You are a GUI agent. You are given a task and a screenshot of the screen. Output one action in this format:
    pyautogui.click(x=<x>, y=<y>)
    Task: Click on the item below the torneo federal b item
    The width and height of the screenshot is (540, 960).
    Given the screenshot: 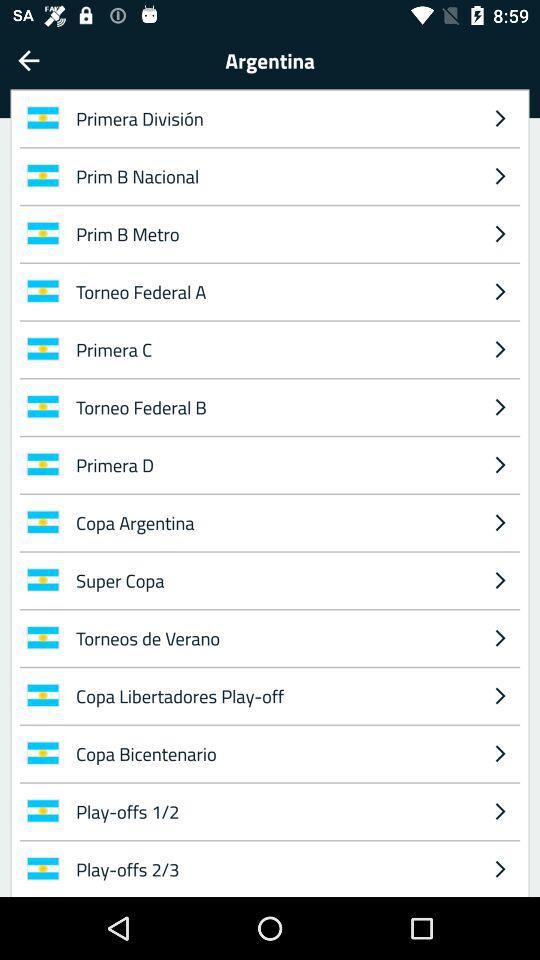 What is the action you would take?
    pyautogui.click(x=272, y=464)
    